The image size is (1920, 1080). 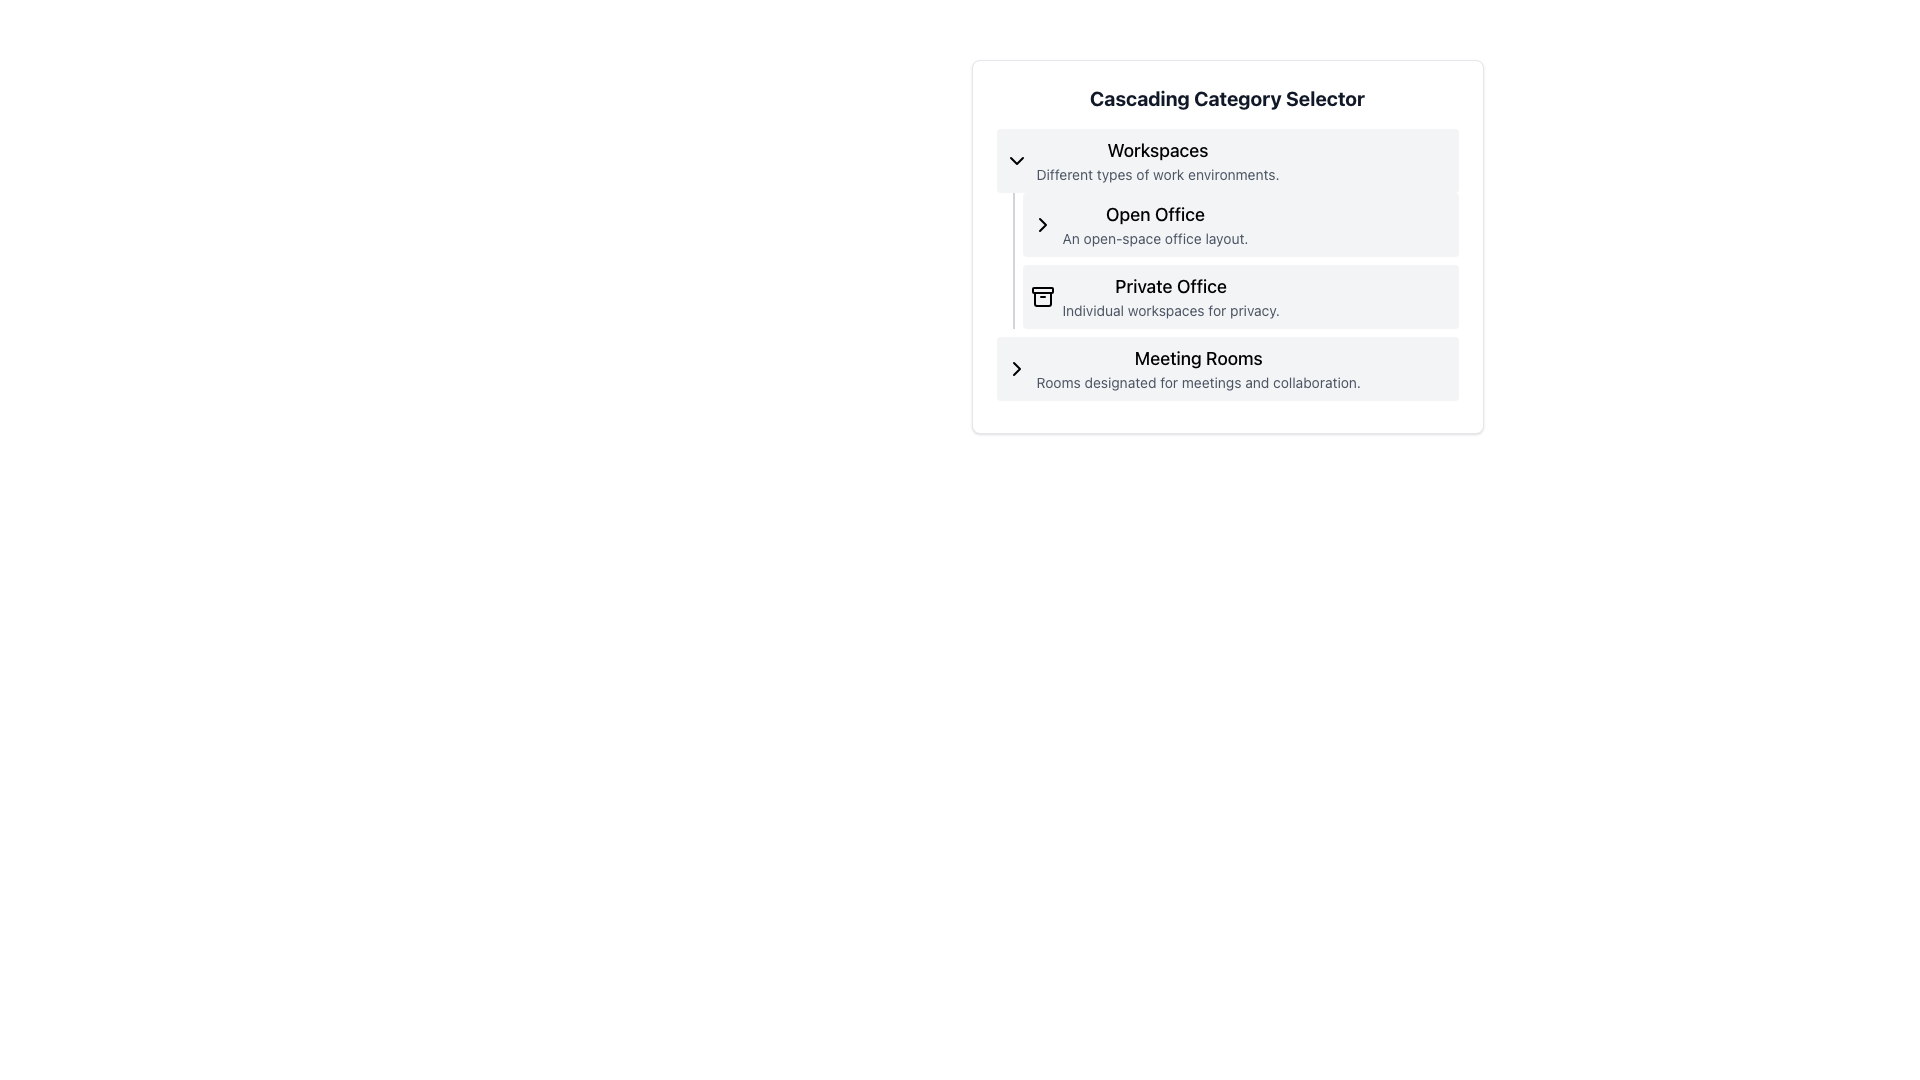 What do you see at coordinates (1016, 160) in the screenshot?
I see `the Dropdown indicator icon located to the left of the 'Workspaces' text` at bounding box center [1016, 160].